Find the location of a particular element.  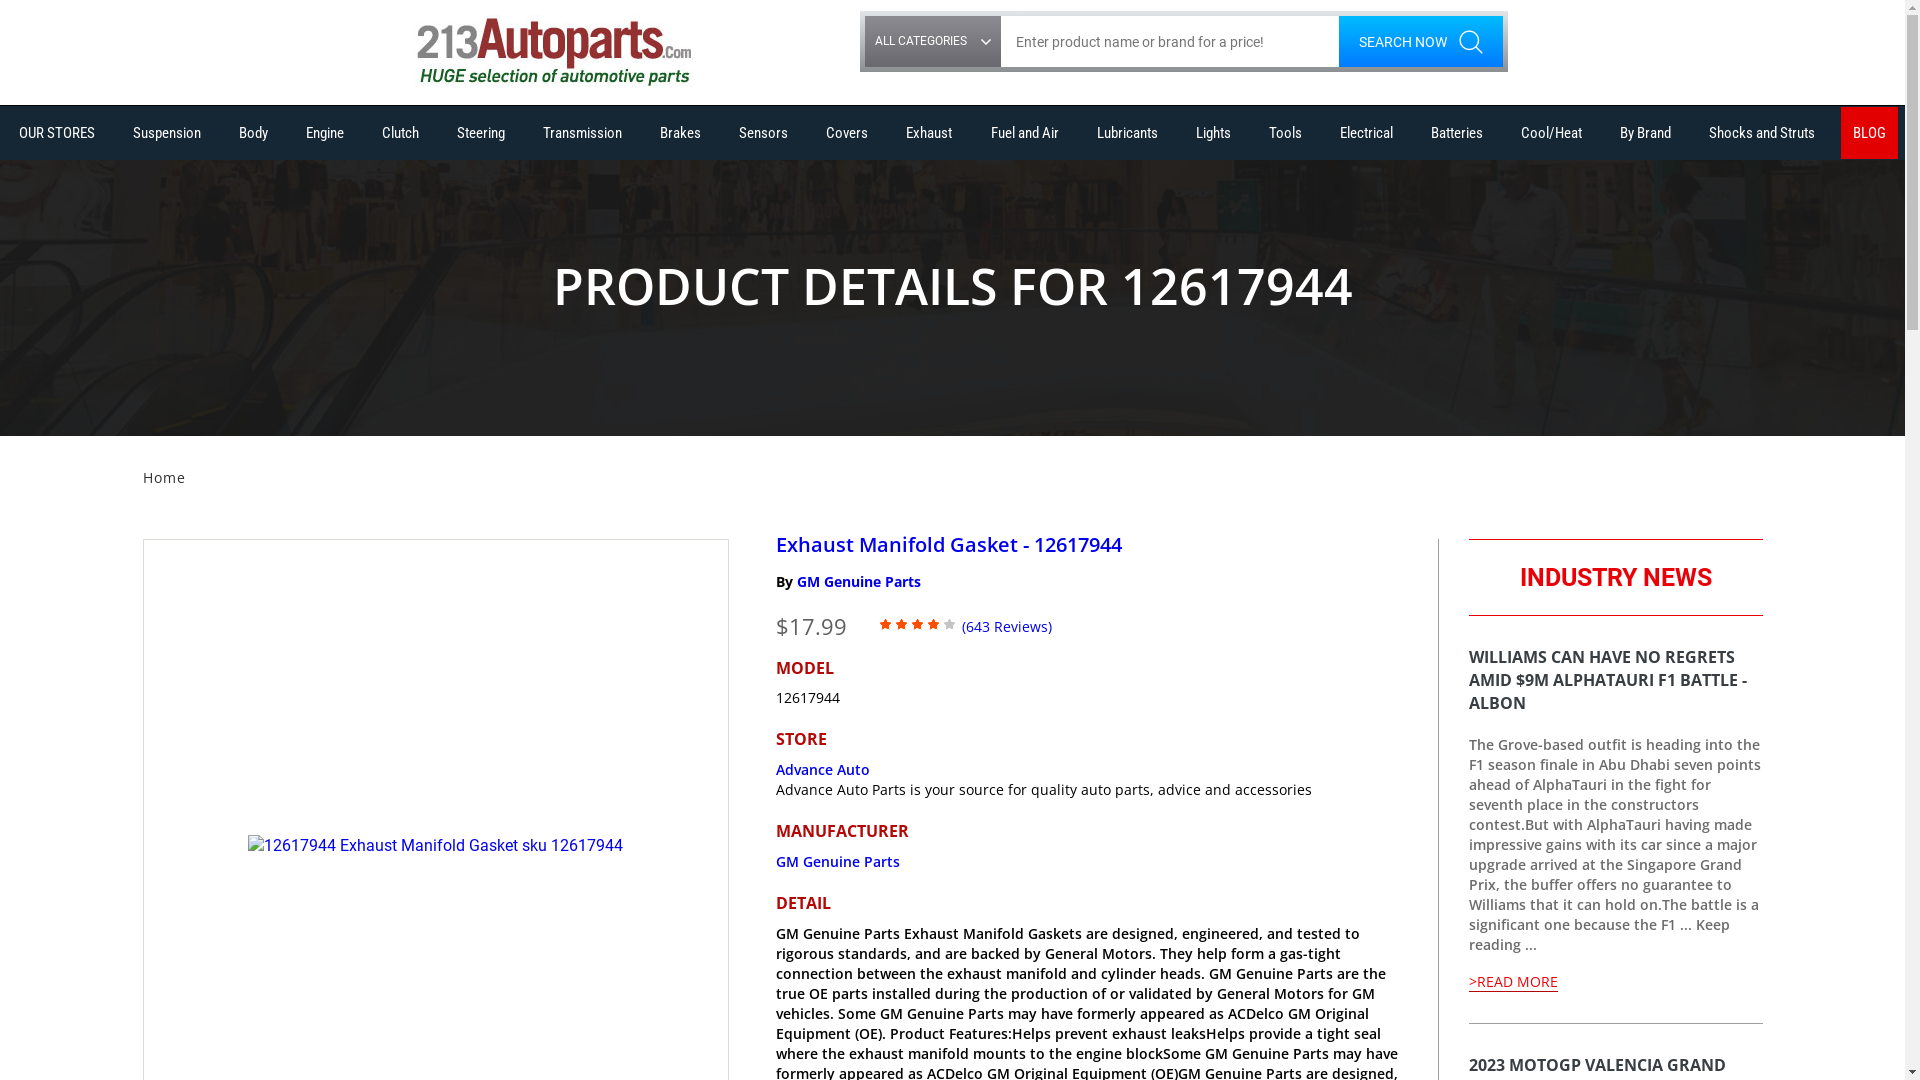

'Exhaust Manifold Gasket - 12617944' is located at coordinates (948, 543).